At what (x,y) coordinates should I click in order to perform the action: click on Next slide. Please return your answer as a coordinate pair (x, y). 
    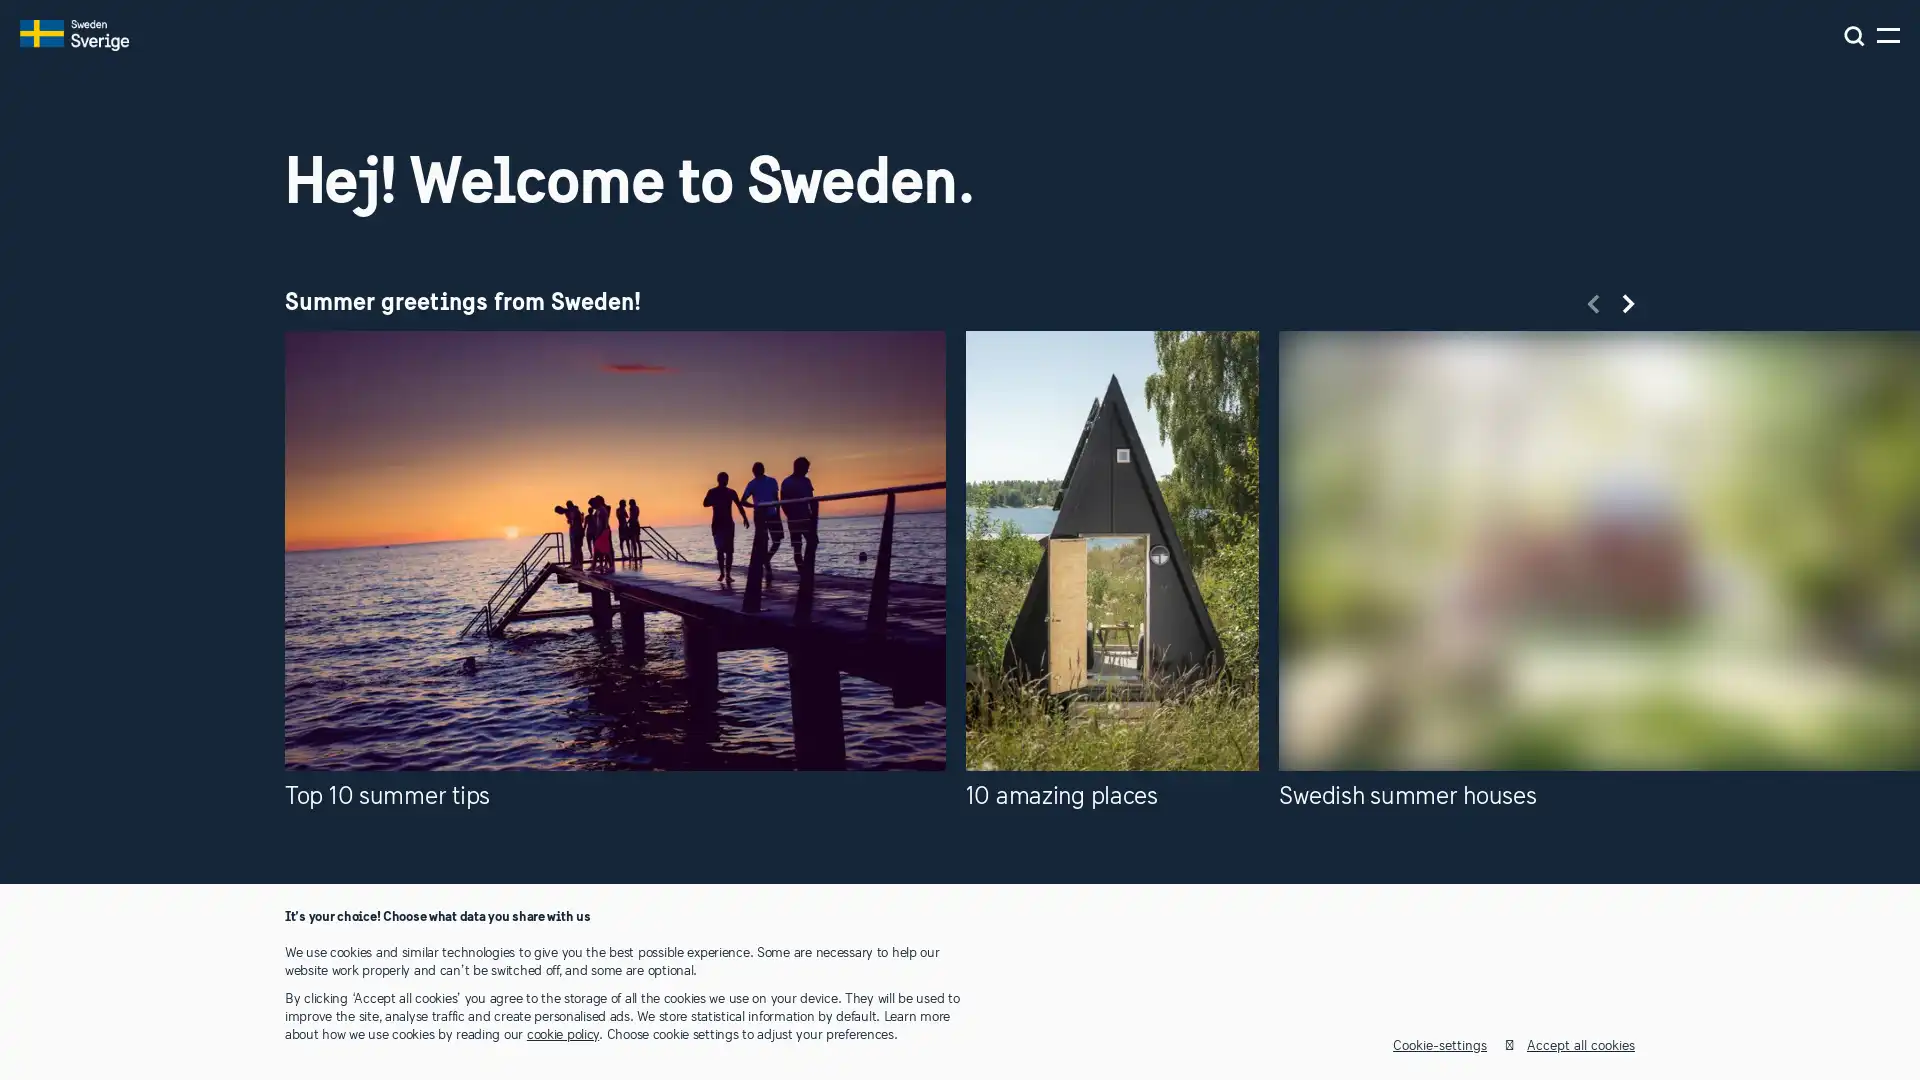
    Looking at the image, I should click on (1628, 303).